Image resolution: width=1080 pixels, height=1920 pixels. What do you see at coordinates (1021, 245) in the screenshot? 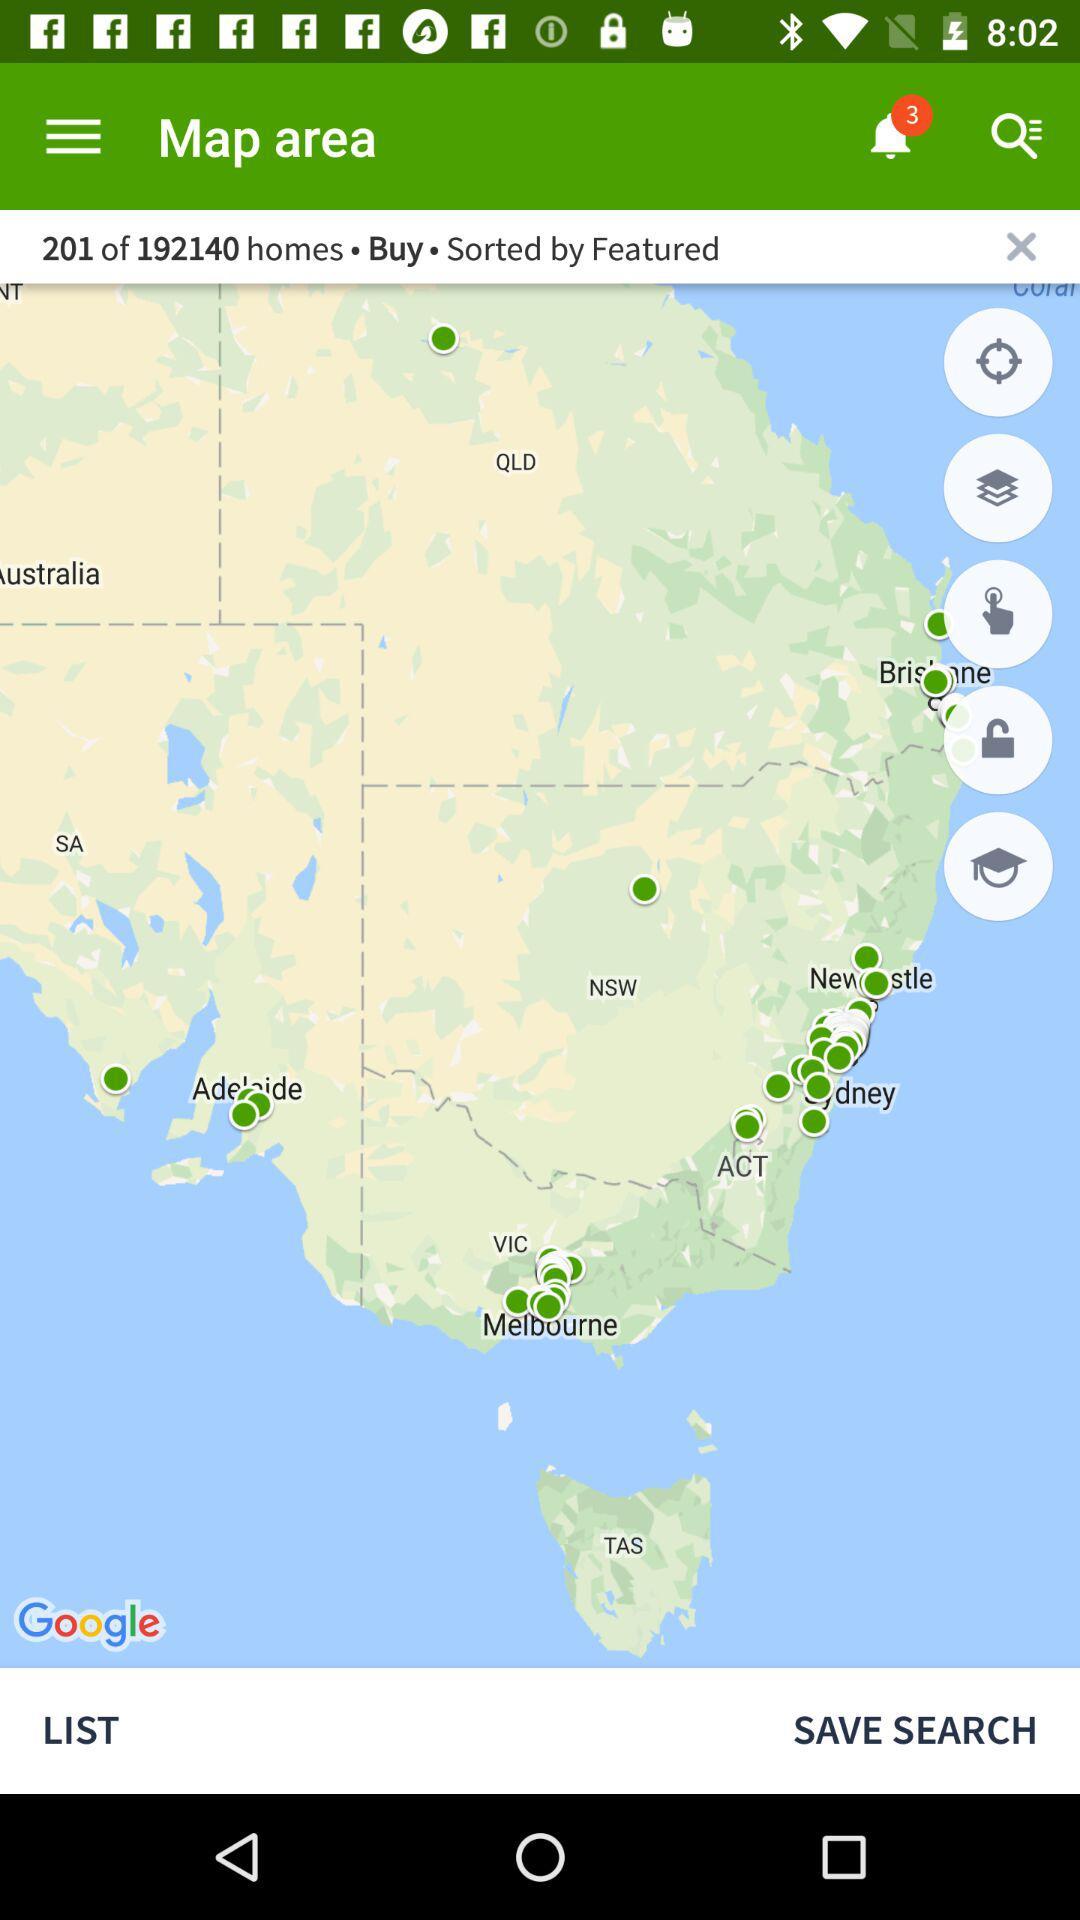
I see `close` at bounding box center [1021, 245].